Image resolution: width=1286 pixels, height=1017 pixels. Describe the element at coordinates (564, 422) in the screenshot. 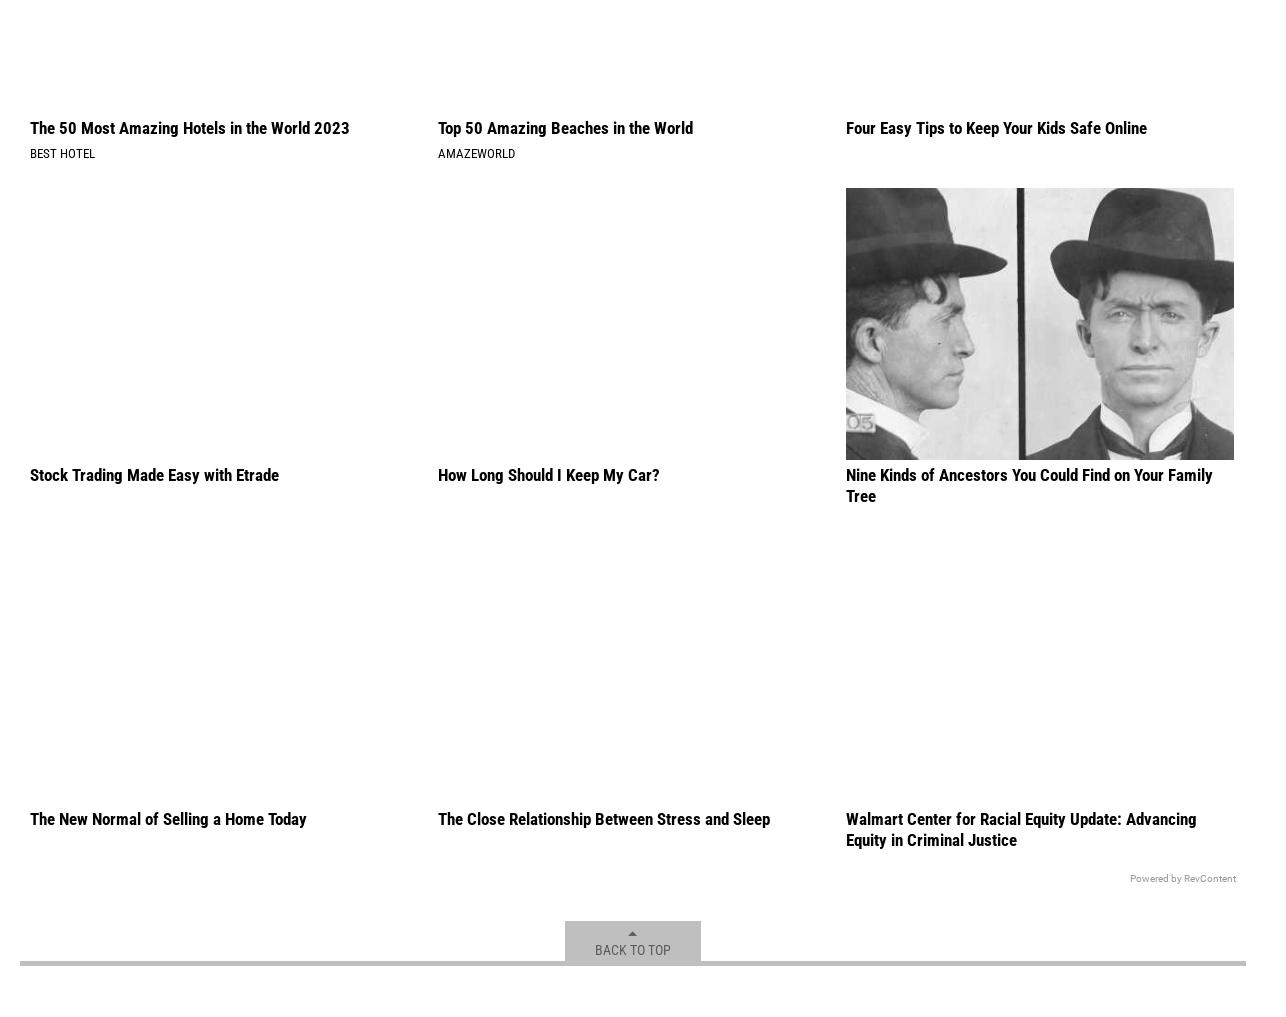

I see `'Top 50 Amazing Beaches in the World'` at that location.